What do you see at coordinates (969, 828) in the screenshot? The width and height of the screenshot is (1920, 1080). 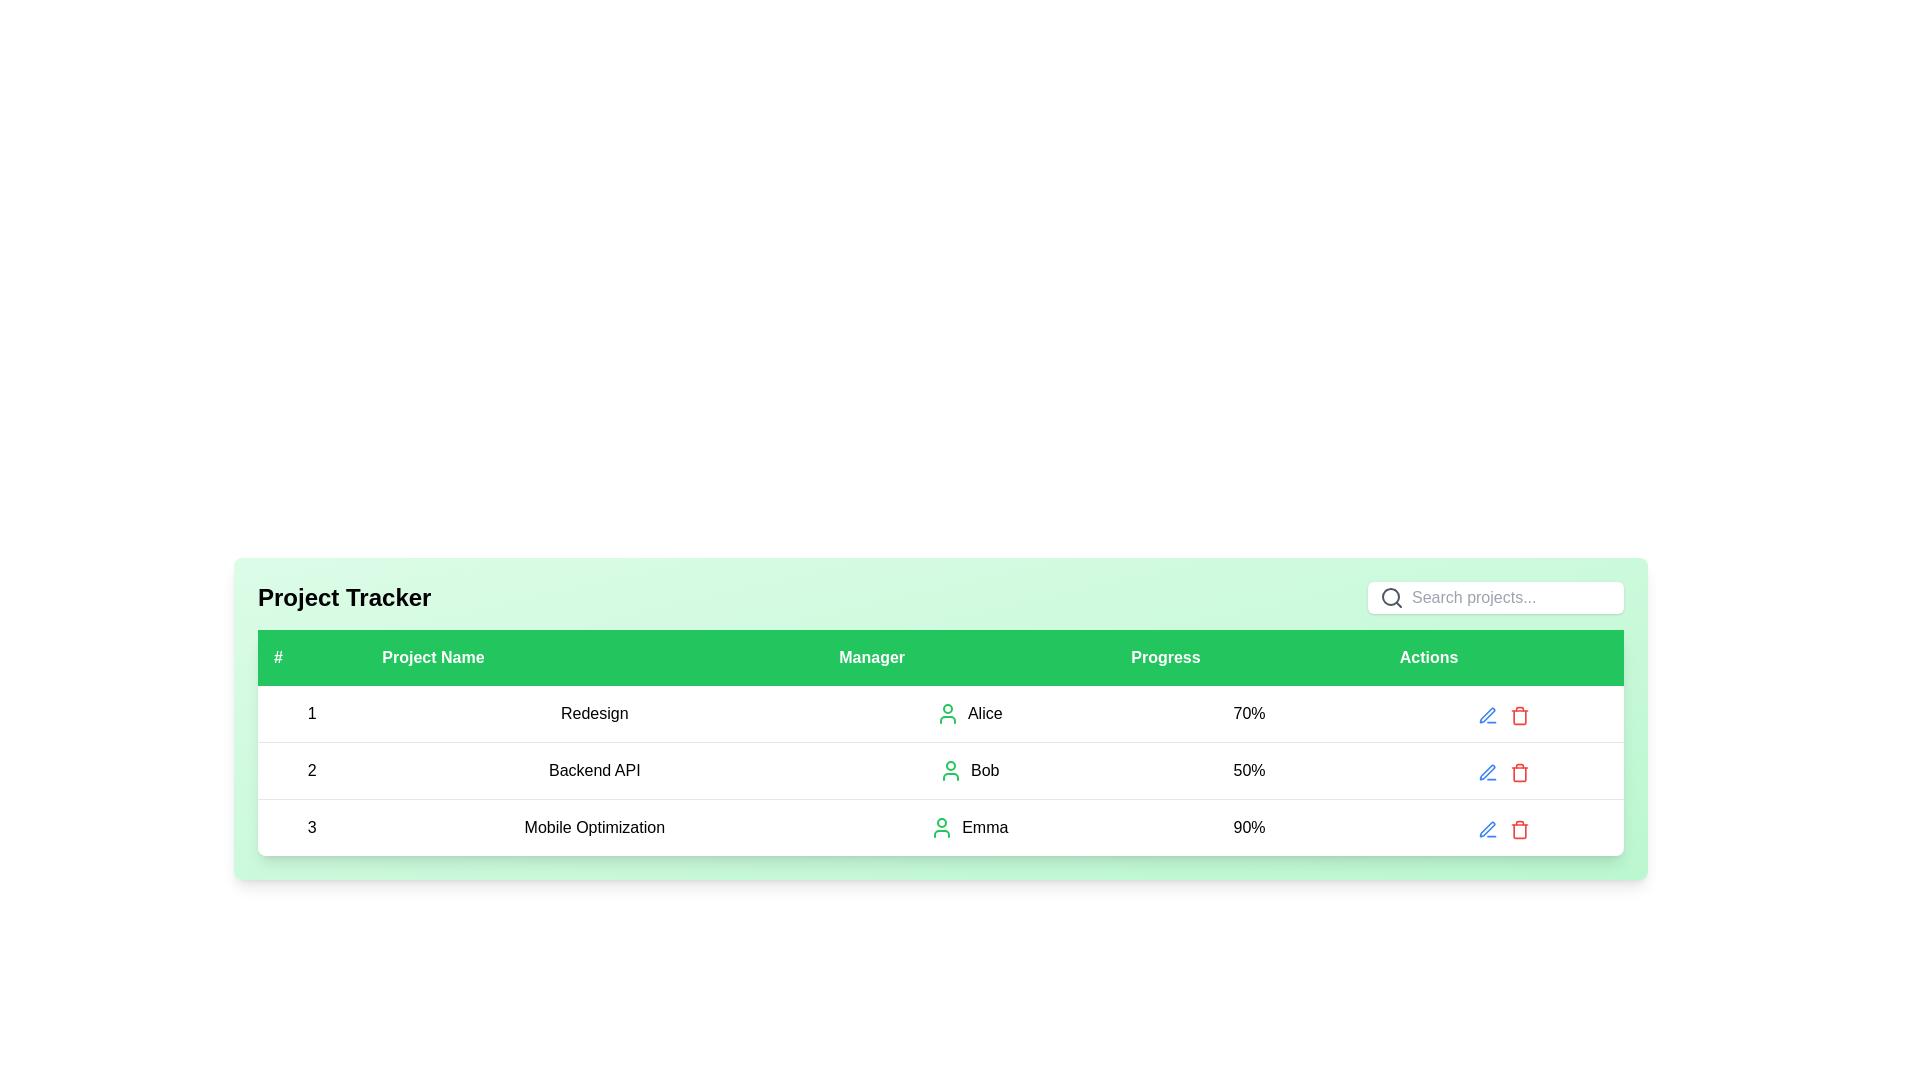 I see `text 'Emma' displayed in the Text Label with an Icon, located in the 'Manager' column of the third row under the 'Mobile Optimization' project` at bounding box center [969, 828].